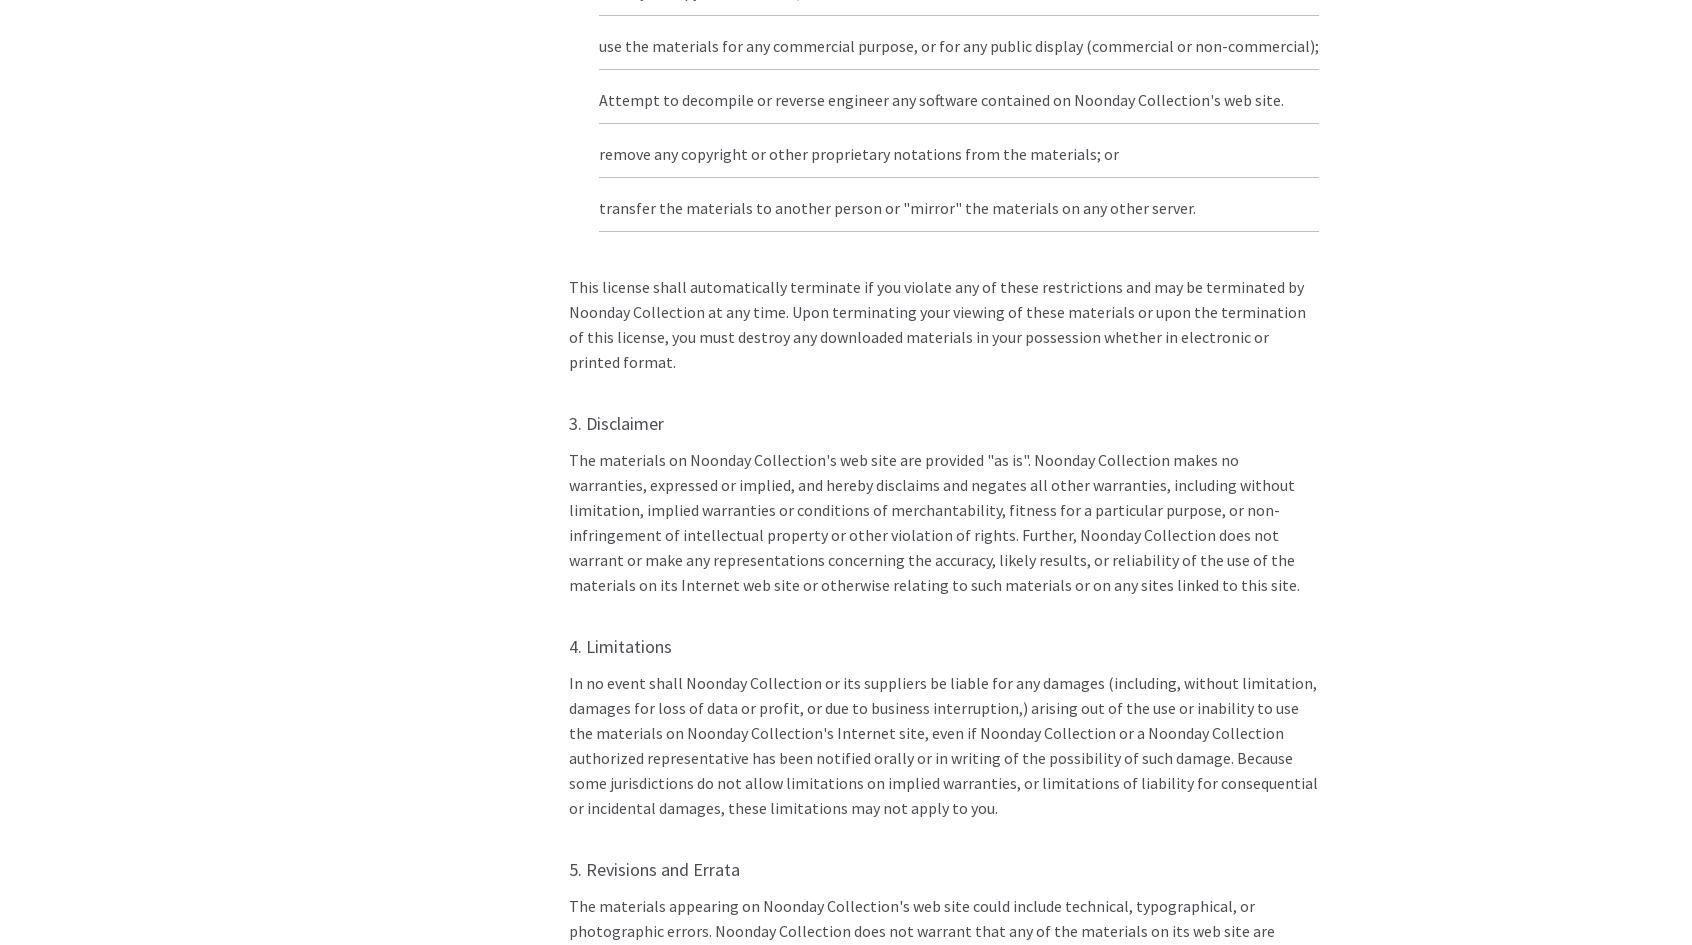 Image resolution: width=1692 pixels, height=945 pixels. I want to click on 'Attempt to decompile or reverse engineer any software contained on Noonday Collection's web site.', so click(596, 98).